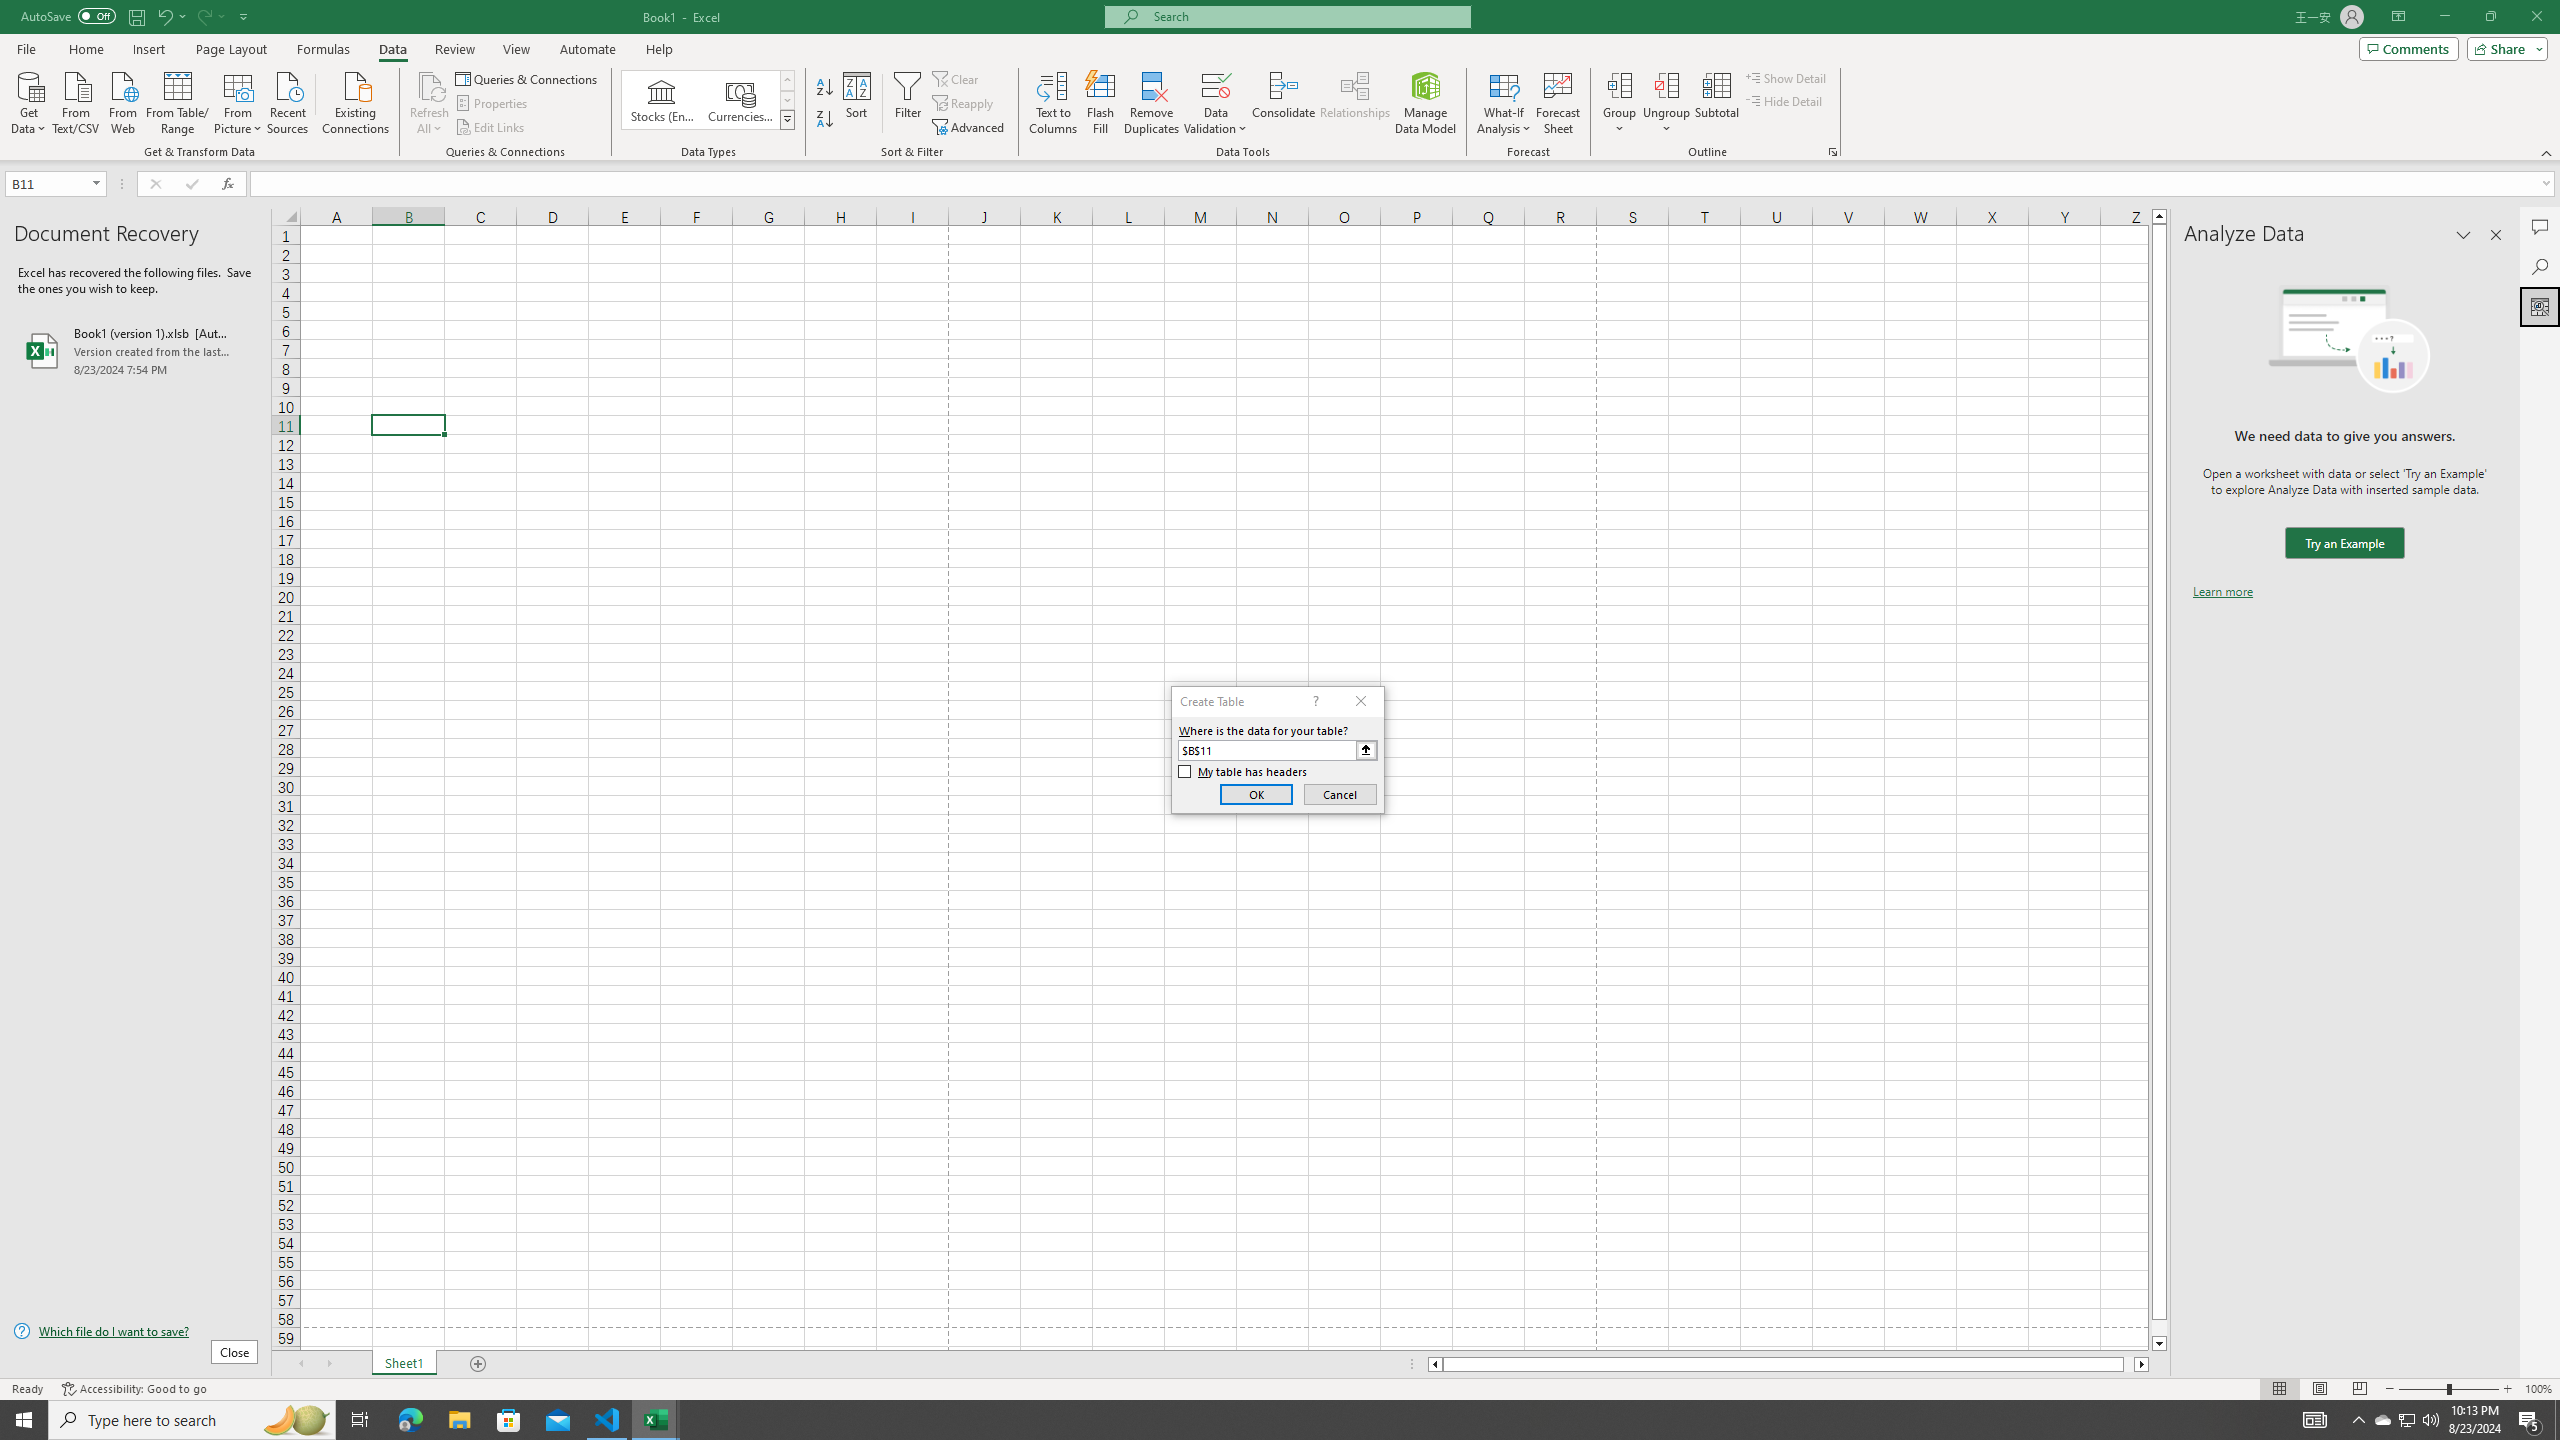 This screenshot has width=2560, height=1440. What do you see at coordinates (2463, 234) in the screenshot?
I see `'Task Pane Options'` at bounding box center [2463, 234].